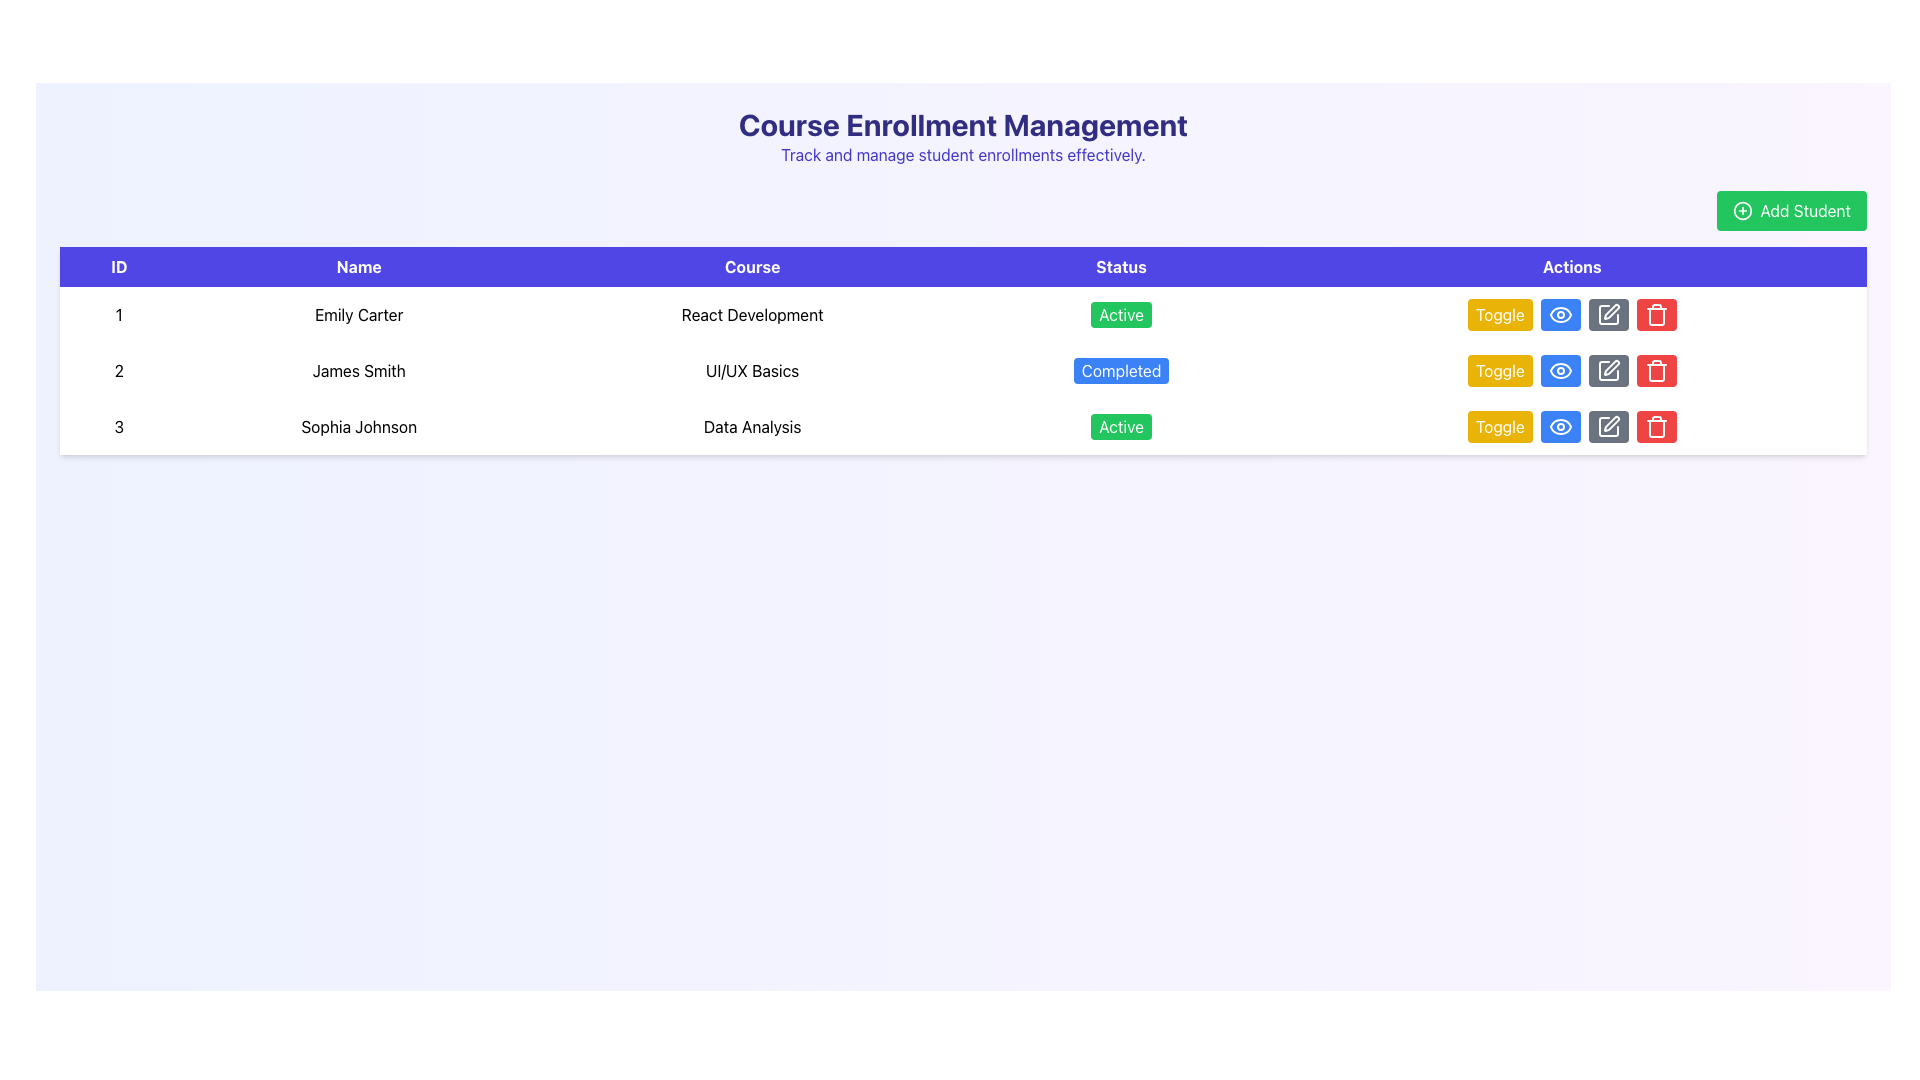 This screenshot has height=1080, width=1920. I want to click on the 'Actions' column header, which is the last of five headers in the table, located at the far right of the row, so click(1571, 265).